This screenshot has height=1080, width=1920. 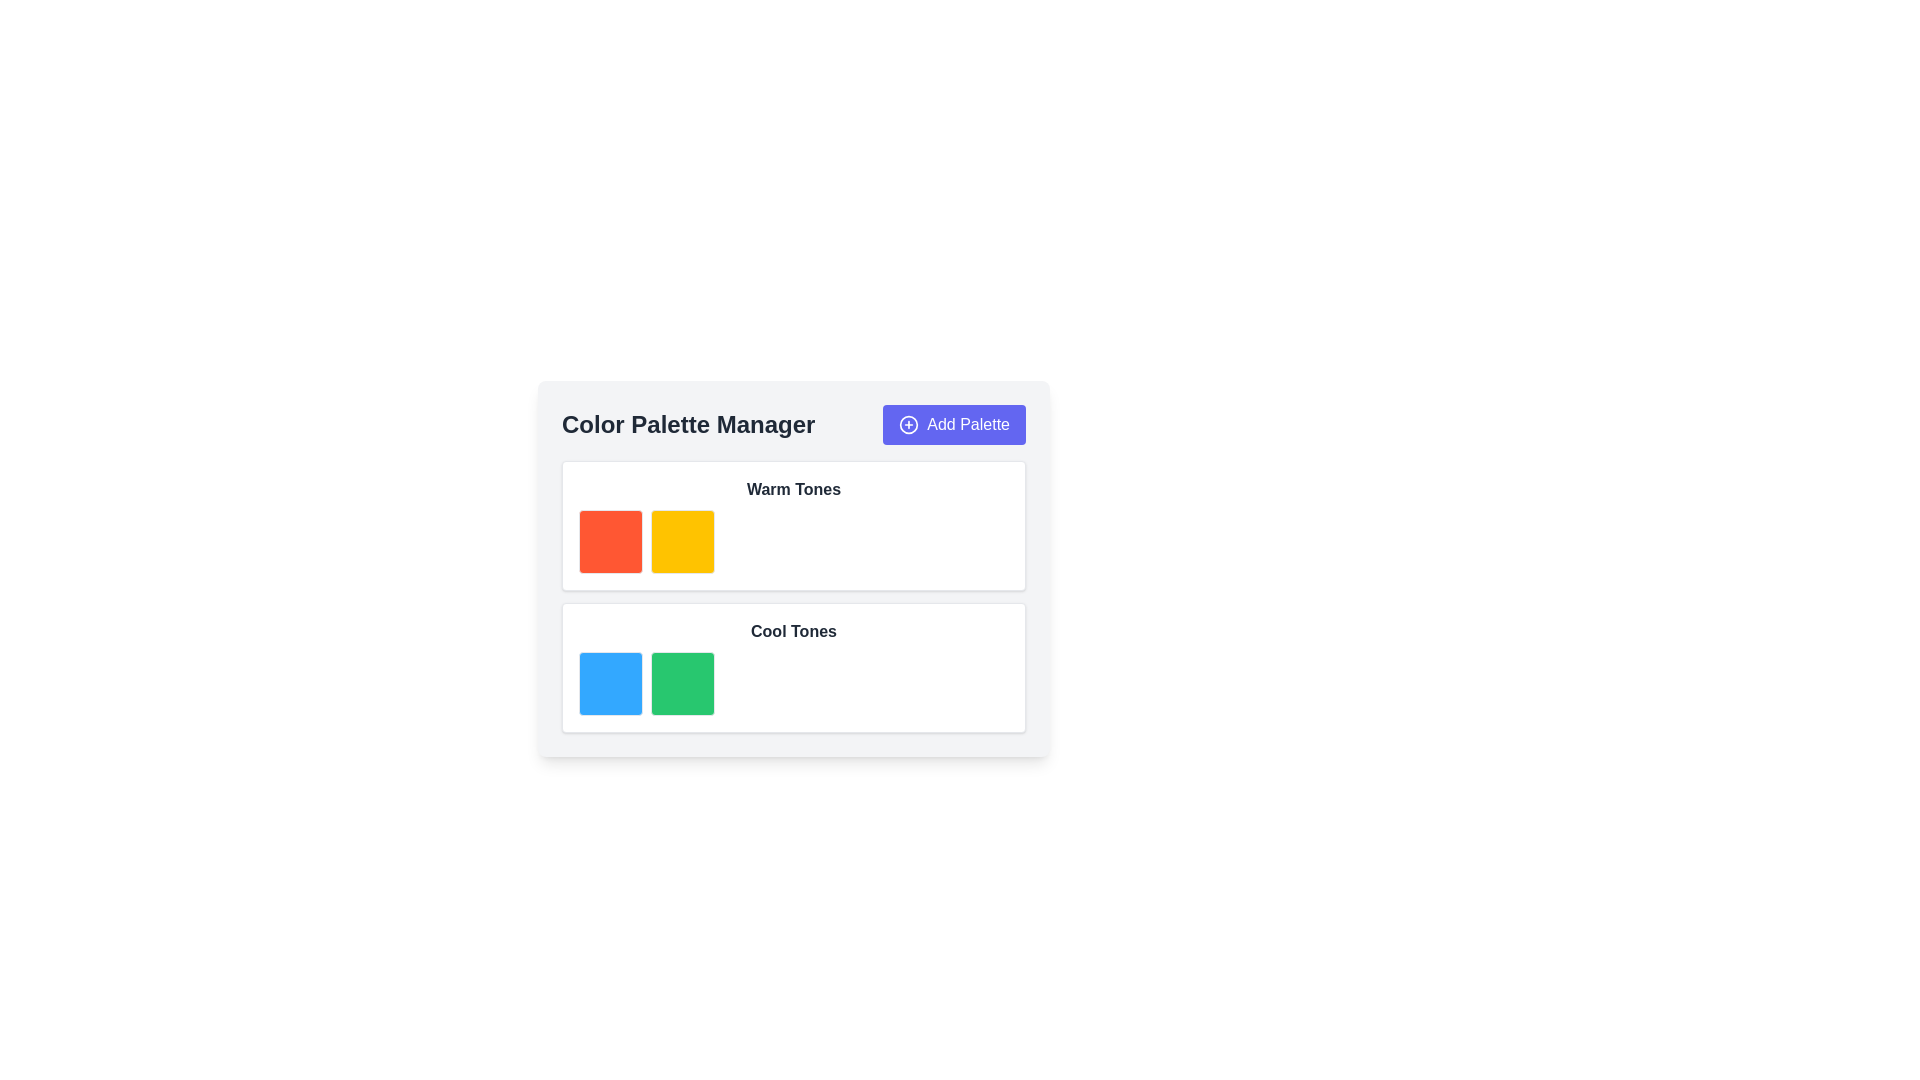 I want to click on text from the heading element labeled 'Color Palette Manager', which is displayed in a bold and large font size, styled in dark gray, located at the upper section of the color palette management interface, so click(x=688, y=423).